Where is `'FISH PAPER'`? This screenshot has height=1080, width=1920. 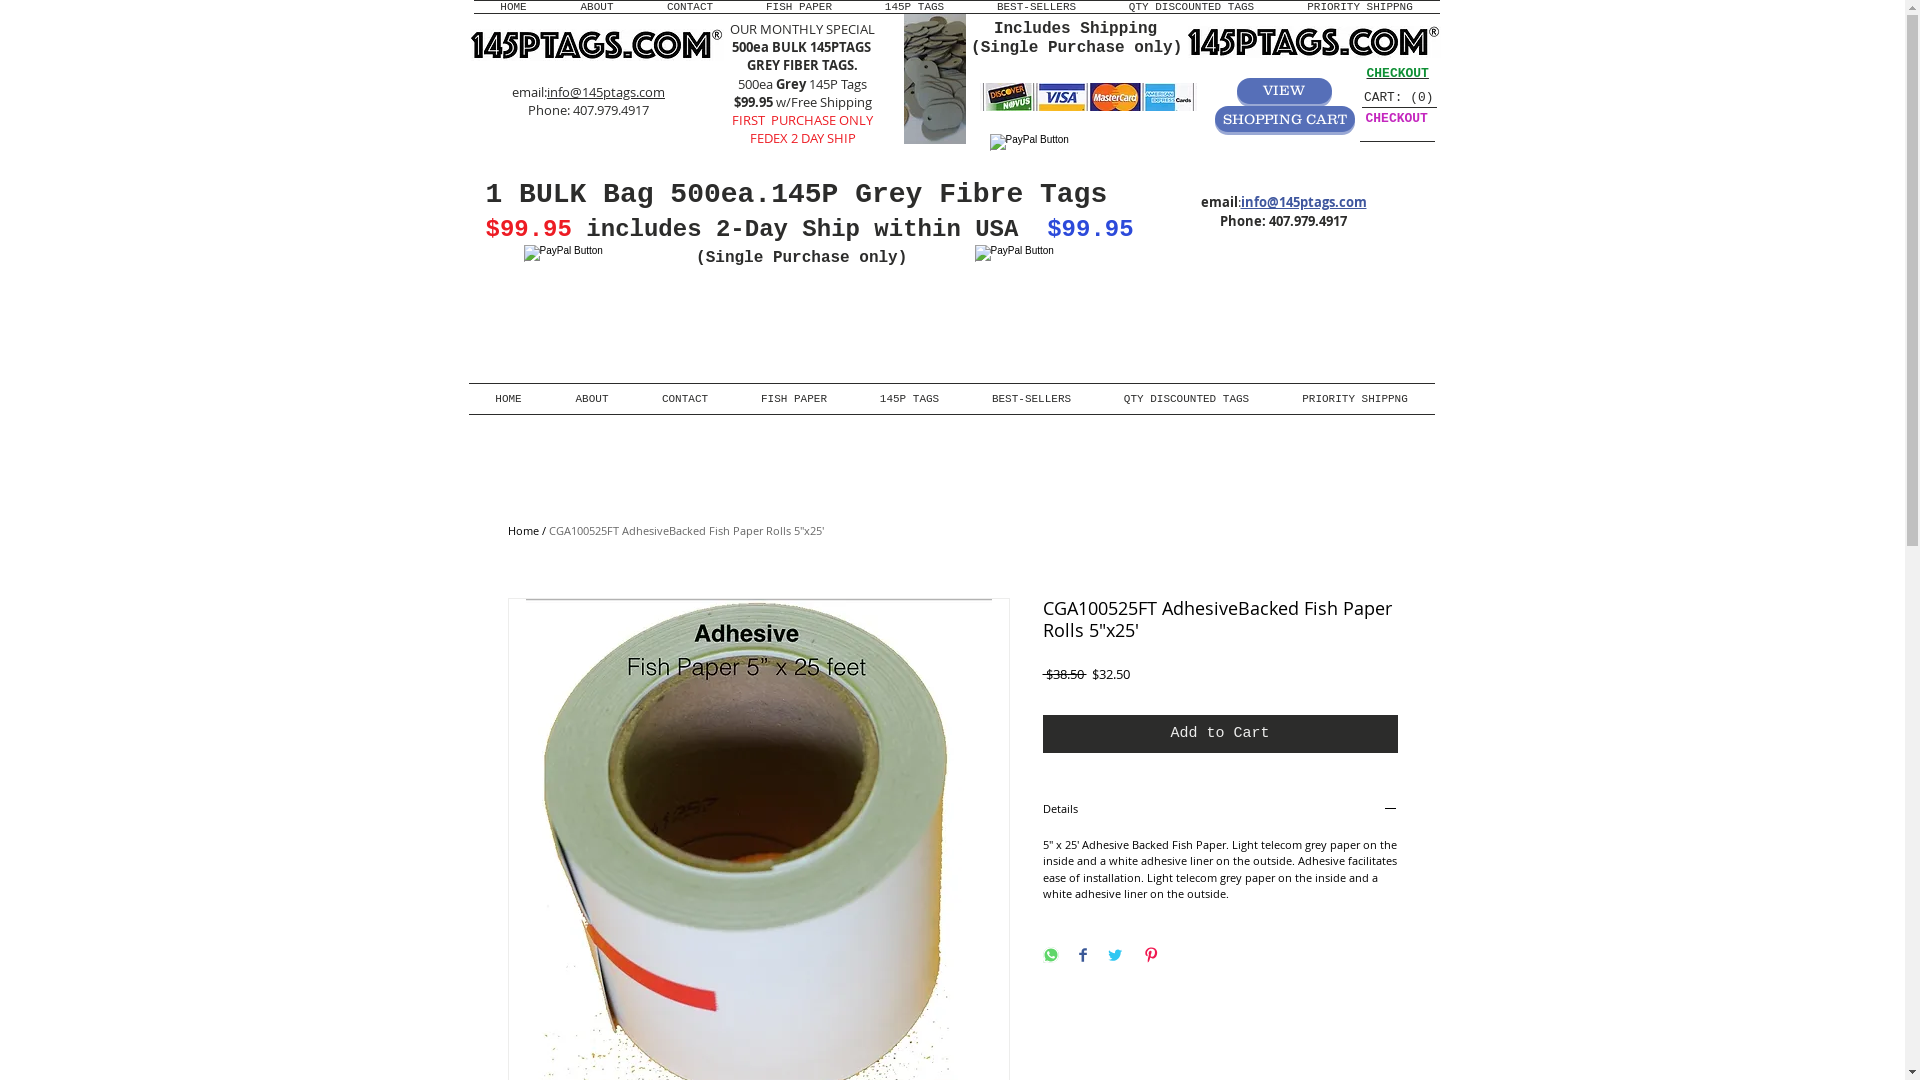
'FISH PAPER' is located at coordinates (798, 7).